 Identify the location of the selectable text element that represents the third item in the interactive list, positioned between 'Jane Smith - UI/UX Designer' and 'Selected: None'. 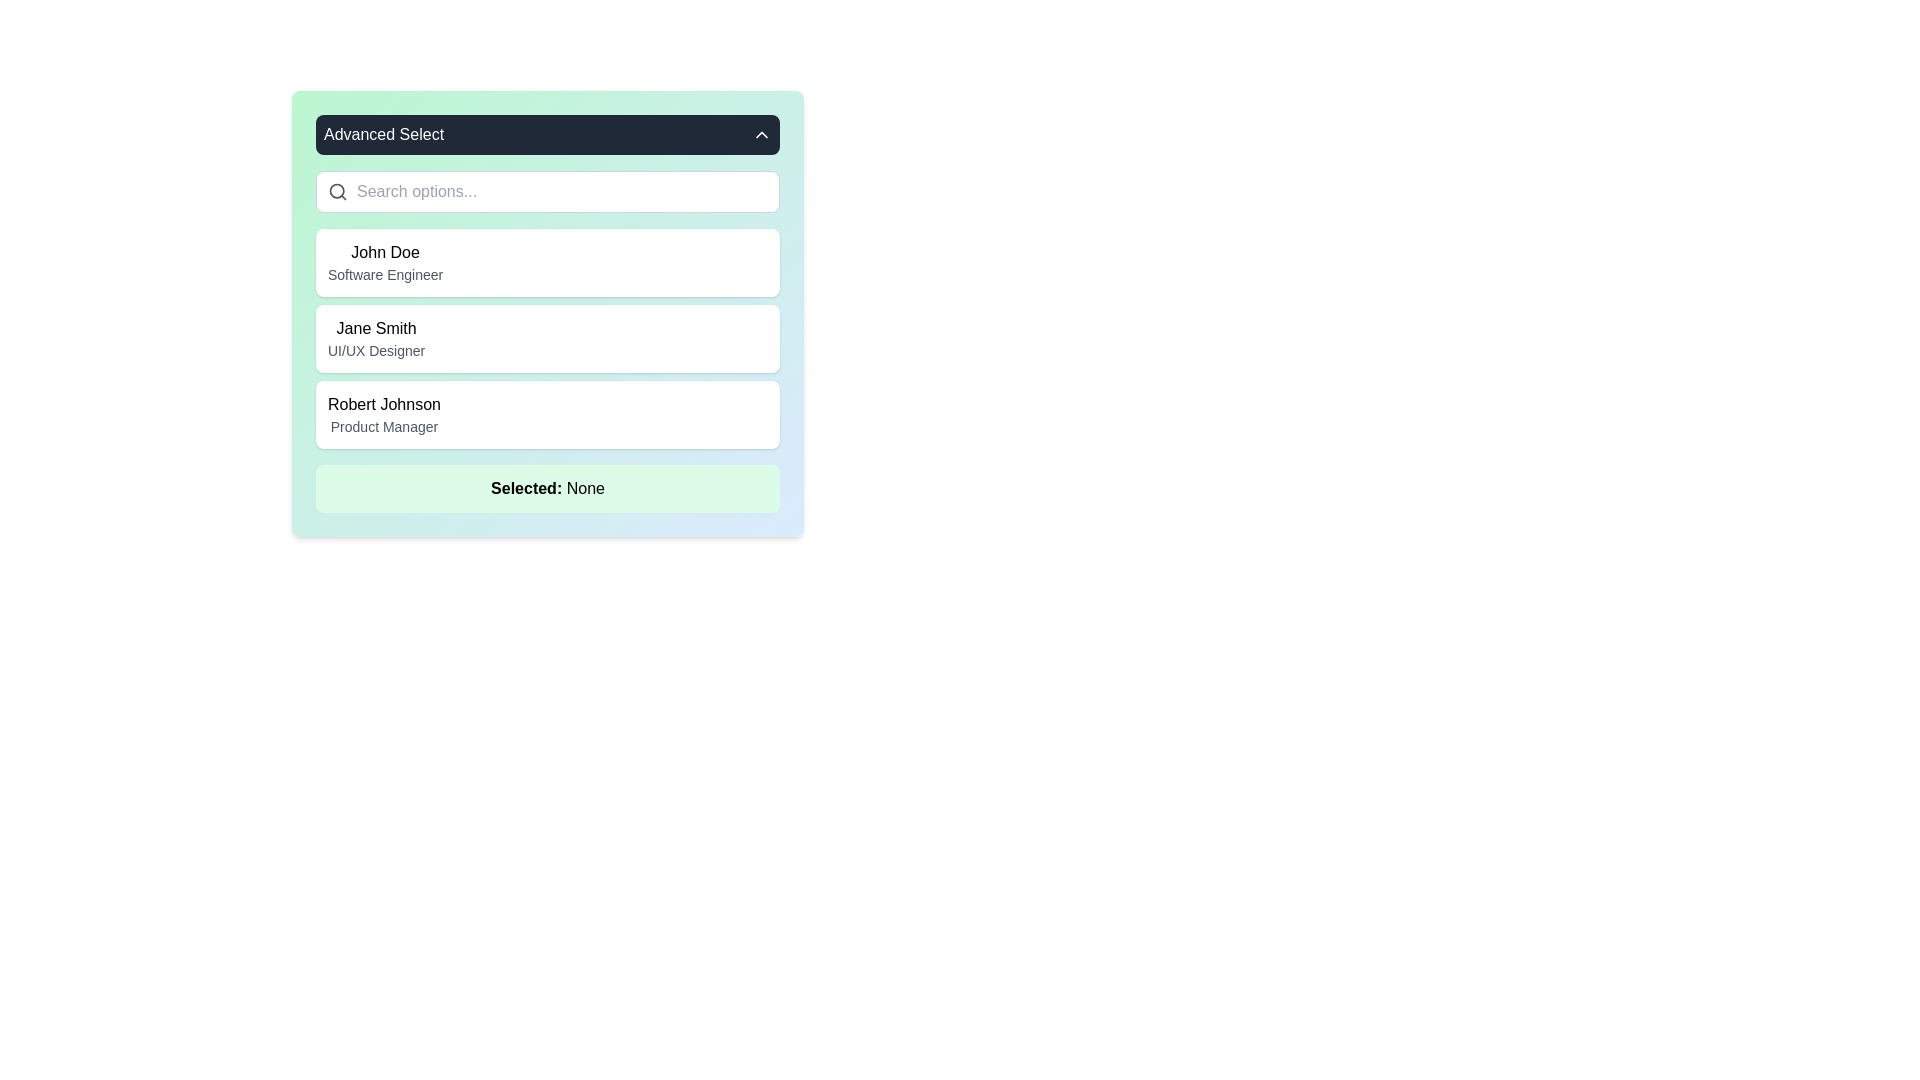
(384, 414).